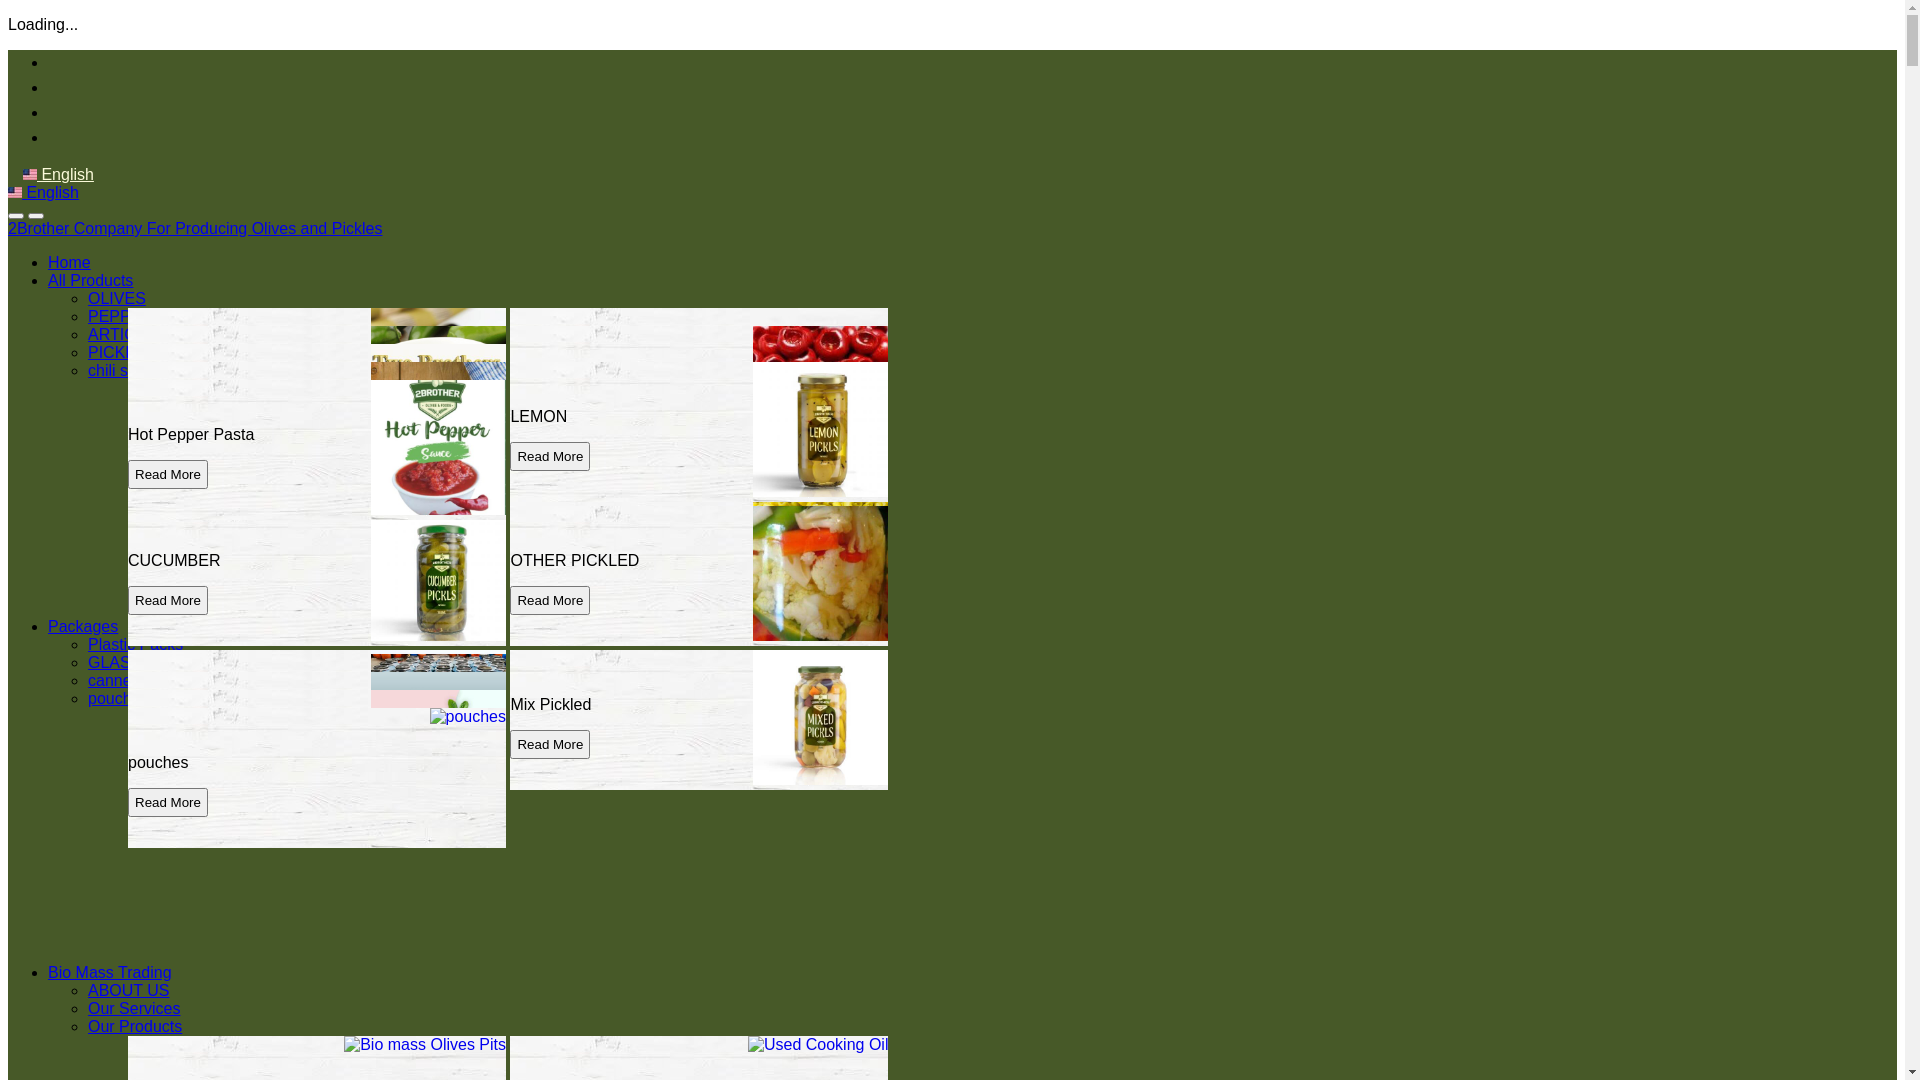  What do you see at coordinates (315, 412) in the screenshot?
I see `'Artichokes` at bounding box center [315, 412].